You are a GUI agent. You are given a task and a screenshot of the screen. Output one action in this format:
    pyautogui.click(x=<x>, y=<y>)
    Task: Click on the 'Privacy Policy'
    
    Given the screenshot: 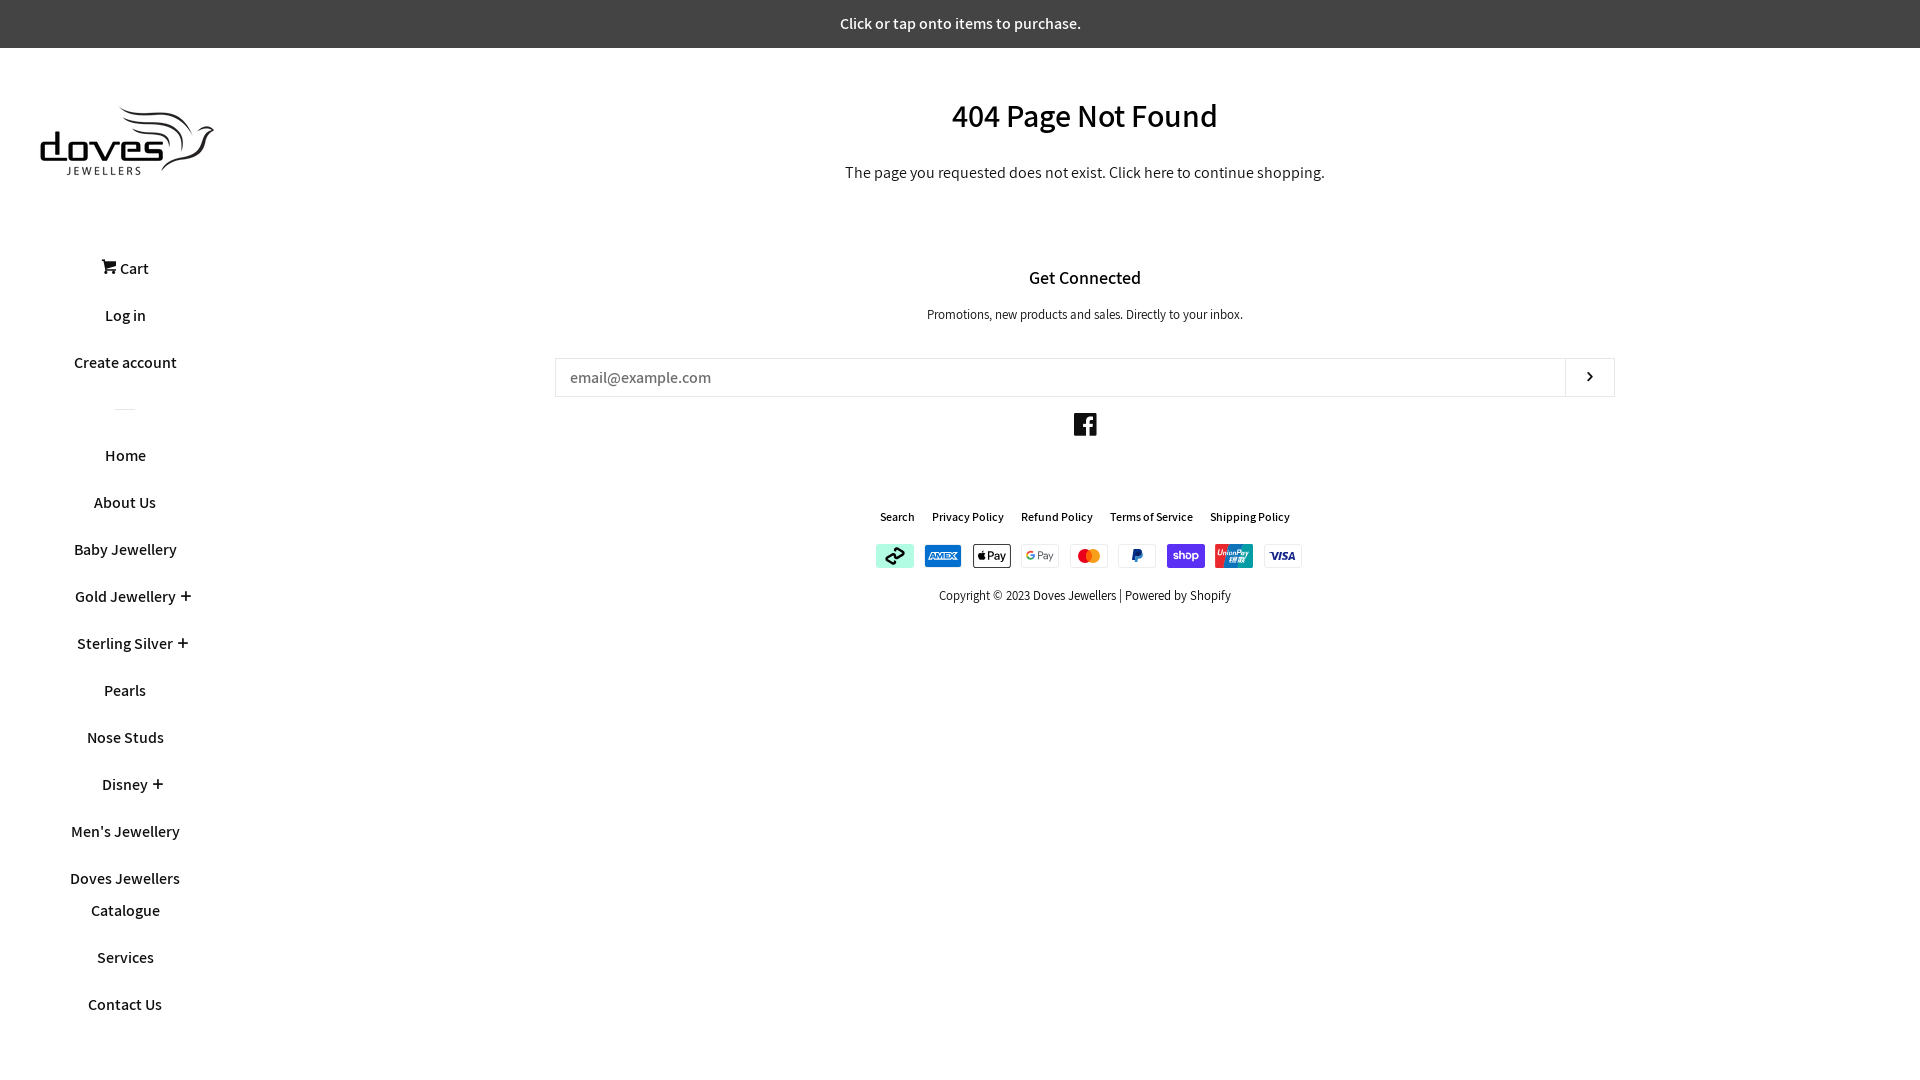 What is the action you would take?
    pyautogui.click(x=968, y=515)
    